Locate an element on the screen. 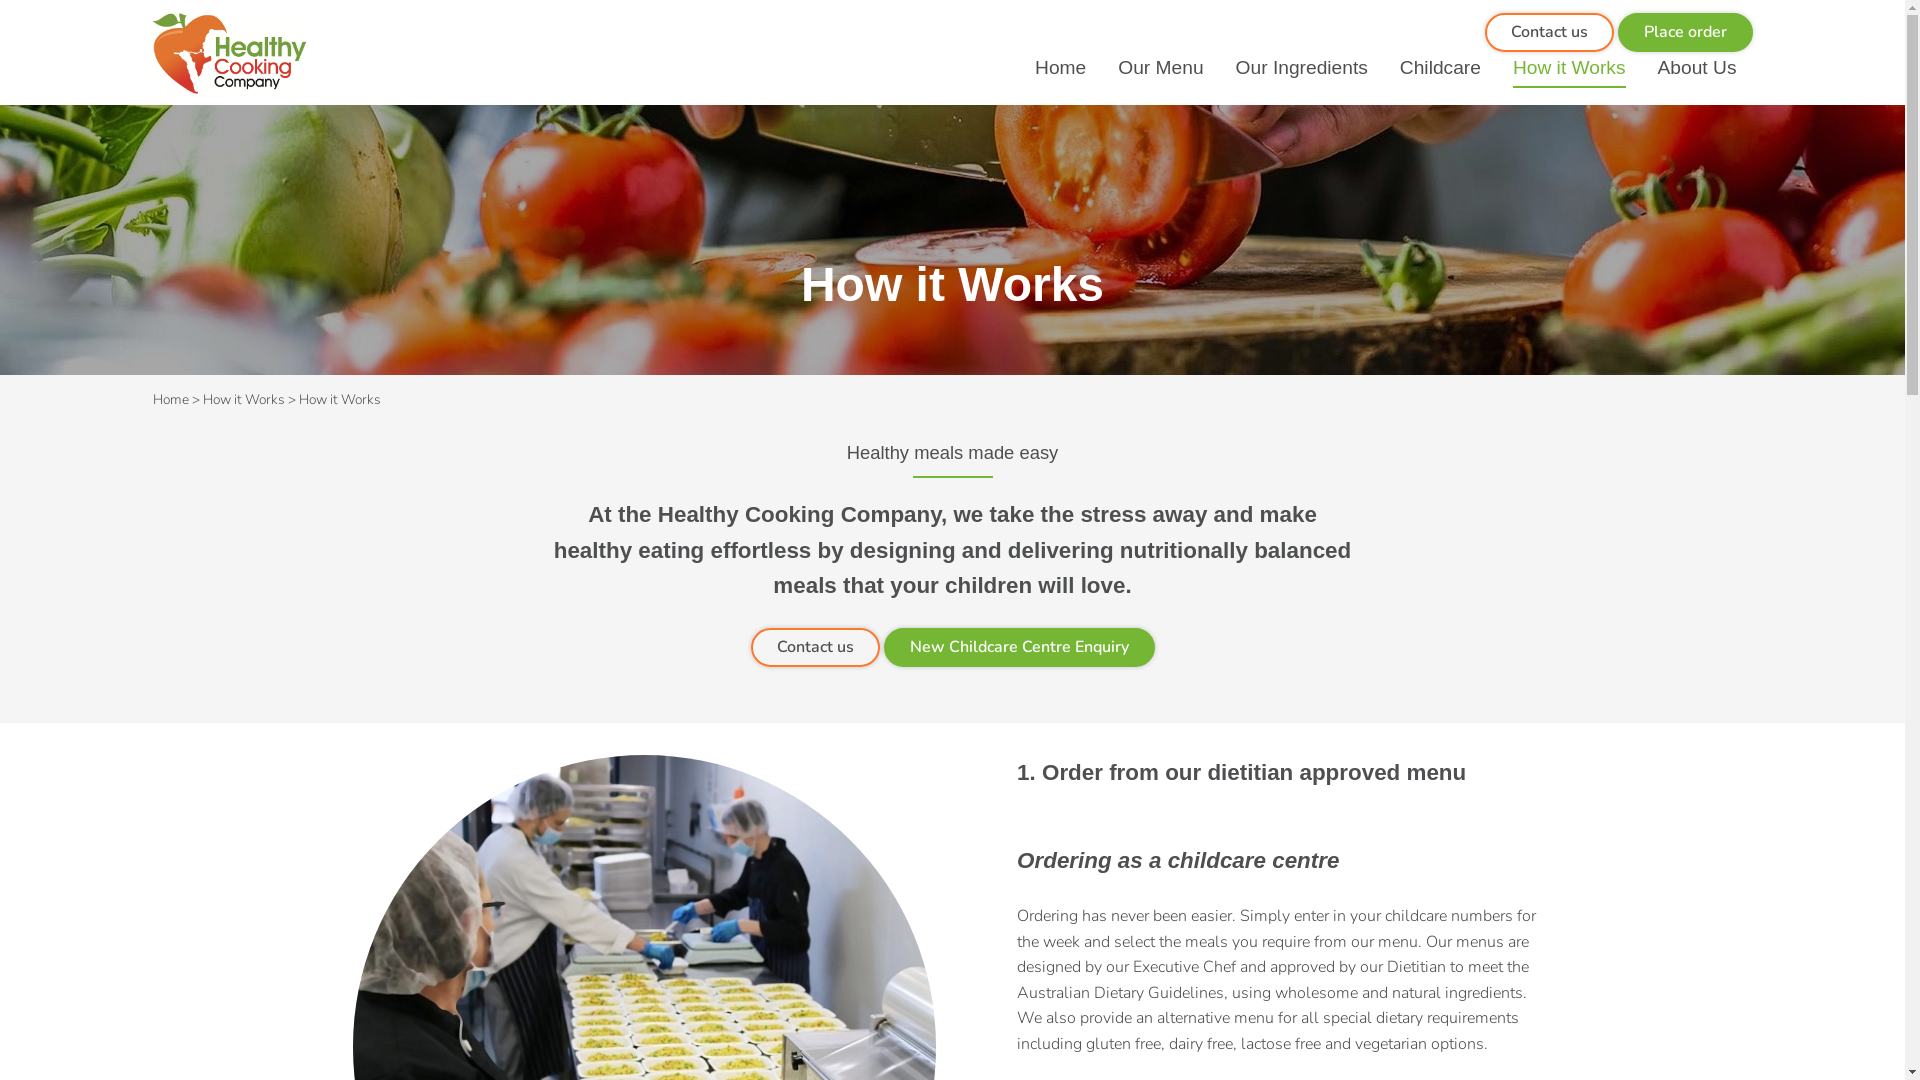 Image resolution: width=1920 pixels, height=1080 pixels. 'Home' is located at coordinates (169, 399).